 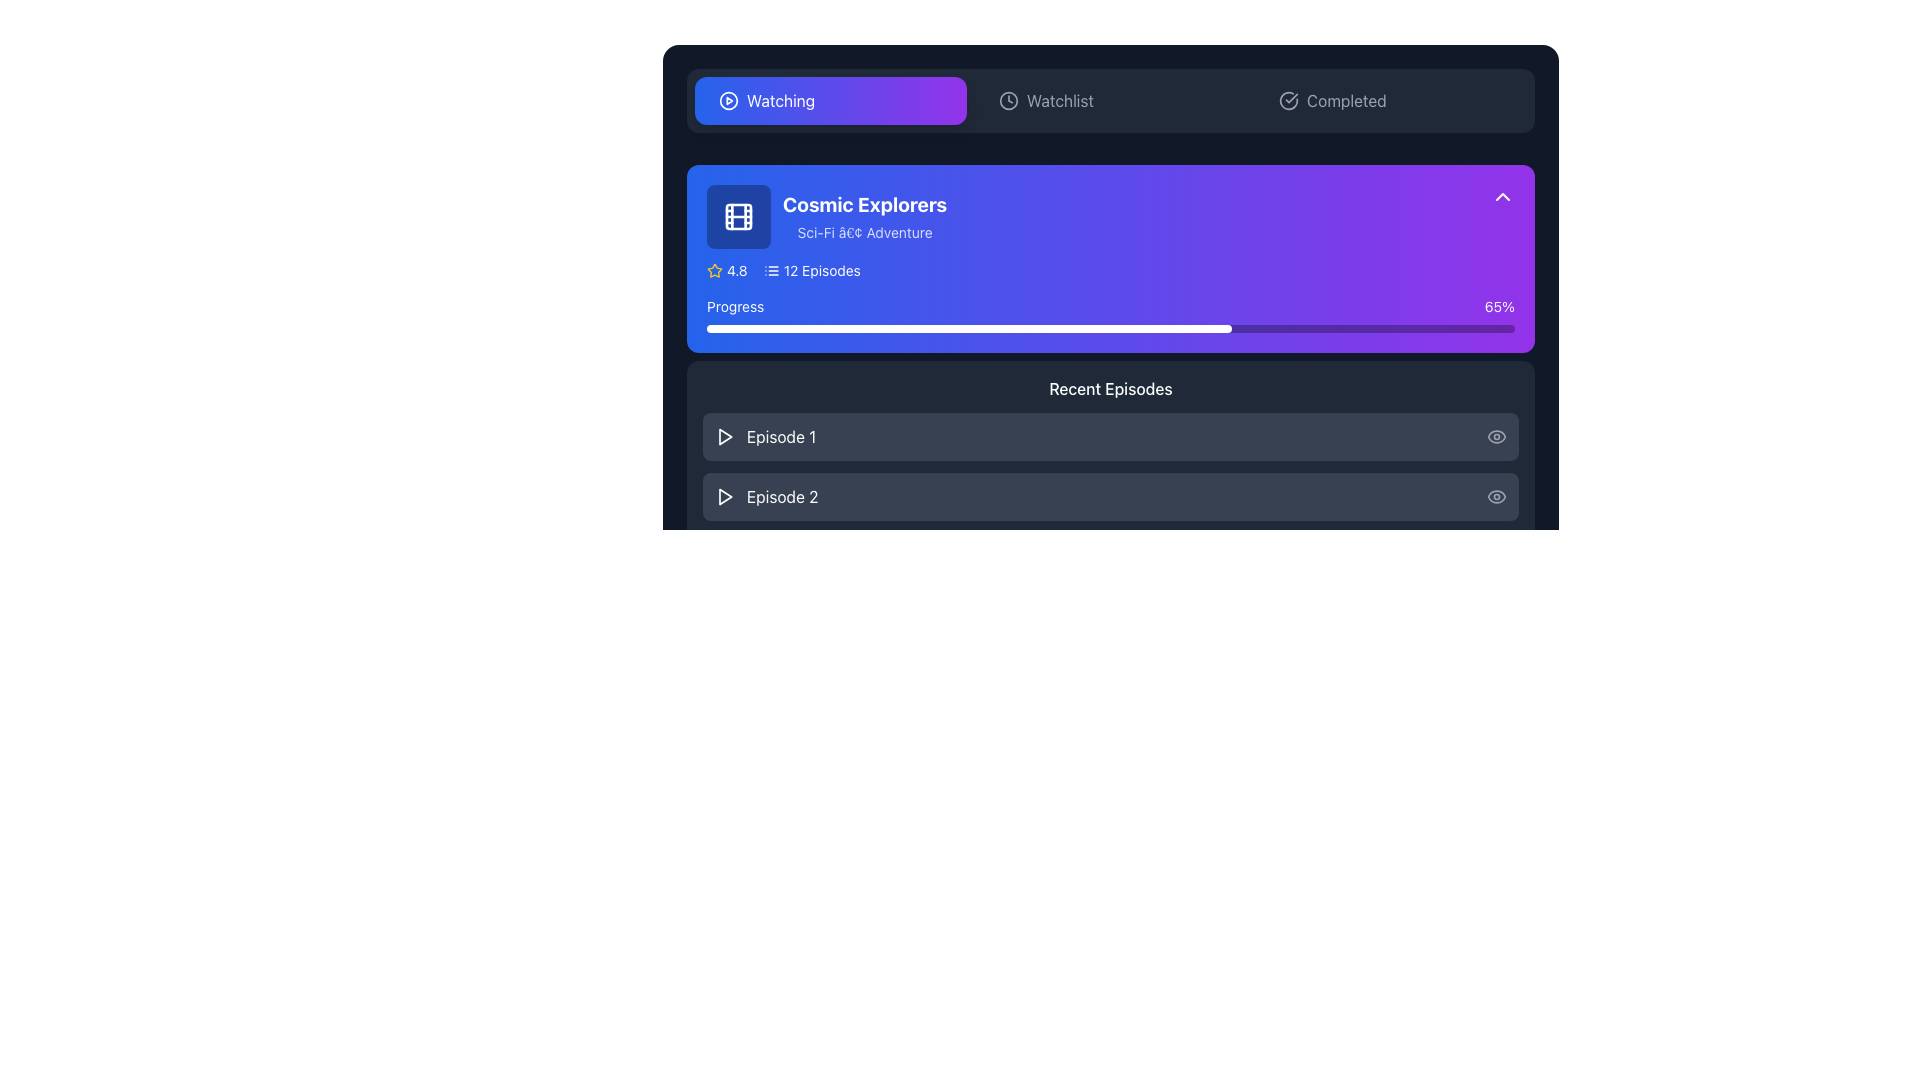 What do you see at coordinates (1077, 327) in the screenshot?
I see `progress bar` at bounding box center [1077, 327].